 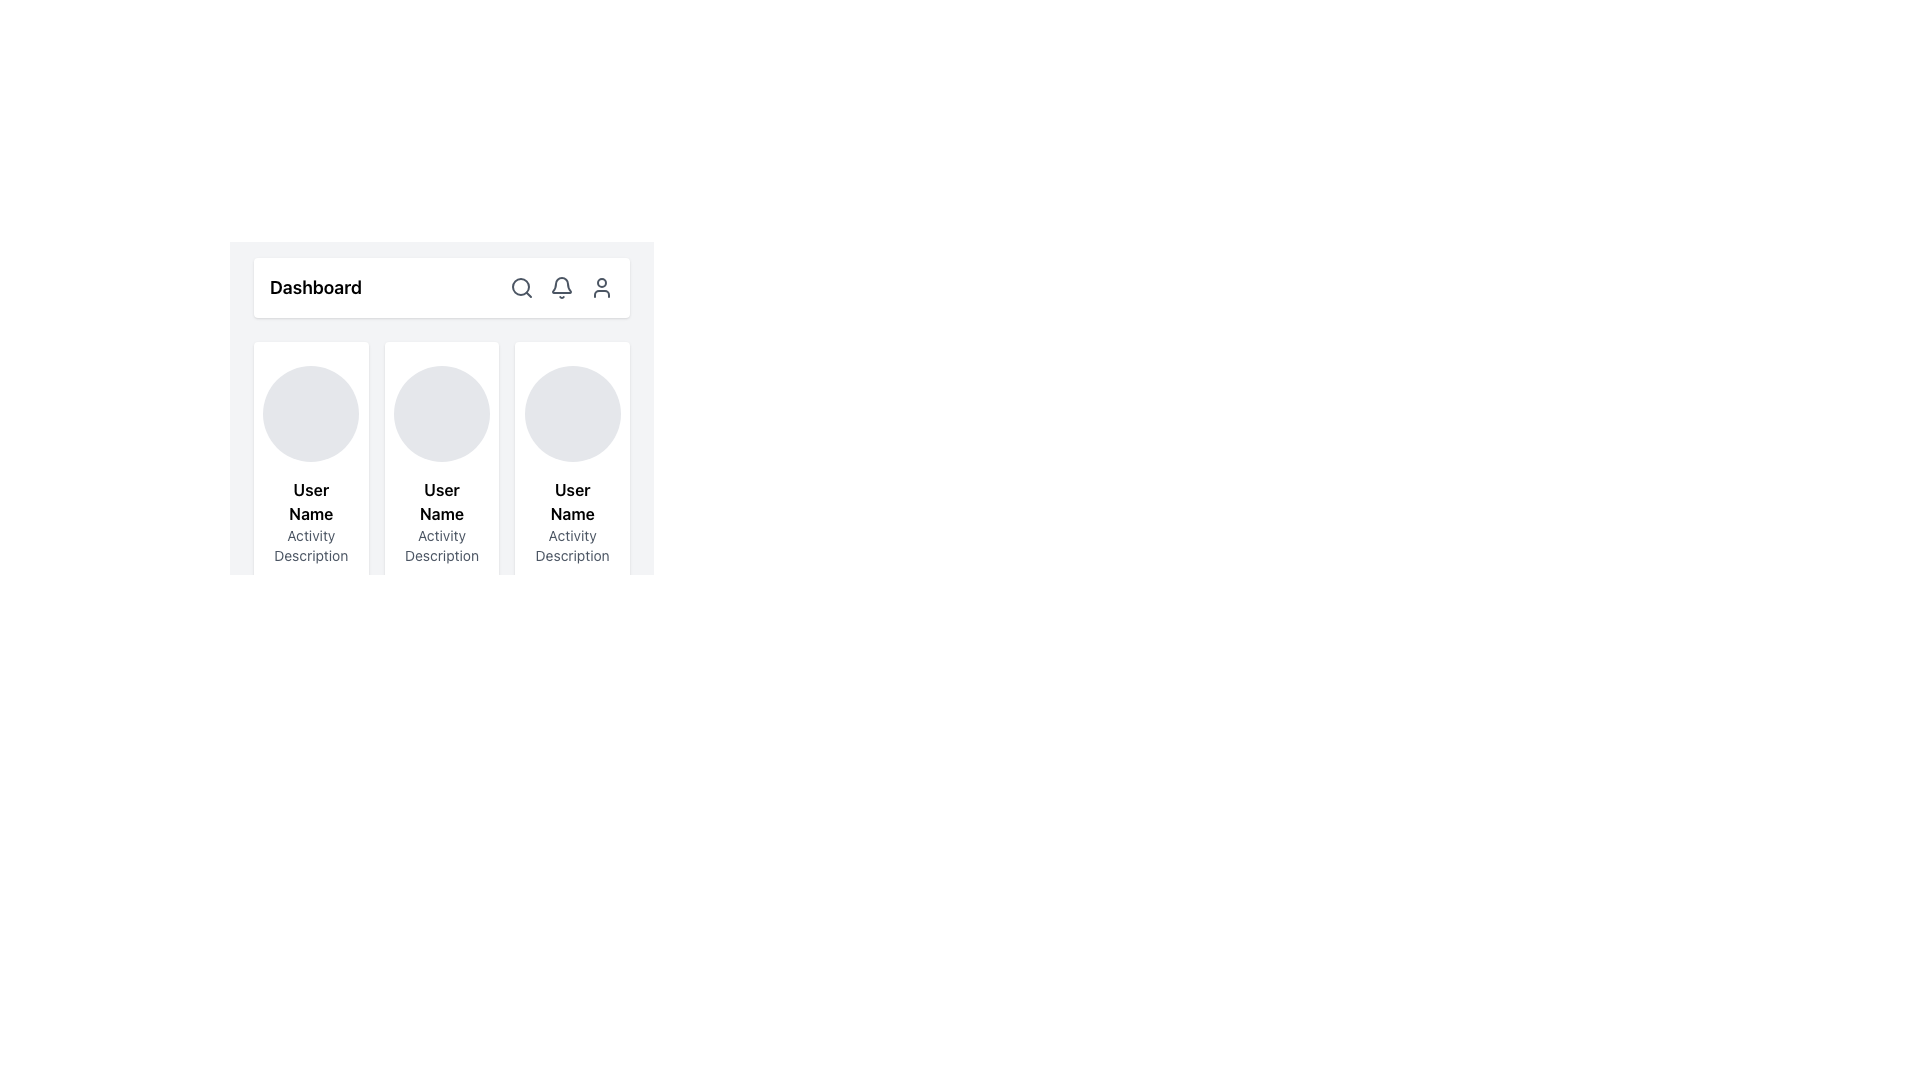 I want to click on textual information displayed in the Text Display Area, which is located below the circular avatar placeholder in the leftmost card of a sequence of three cards, so click(x=310, y=559).